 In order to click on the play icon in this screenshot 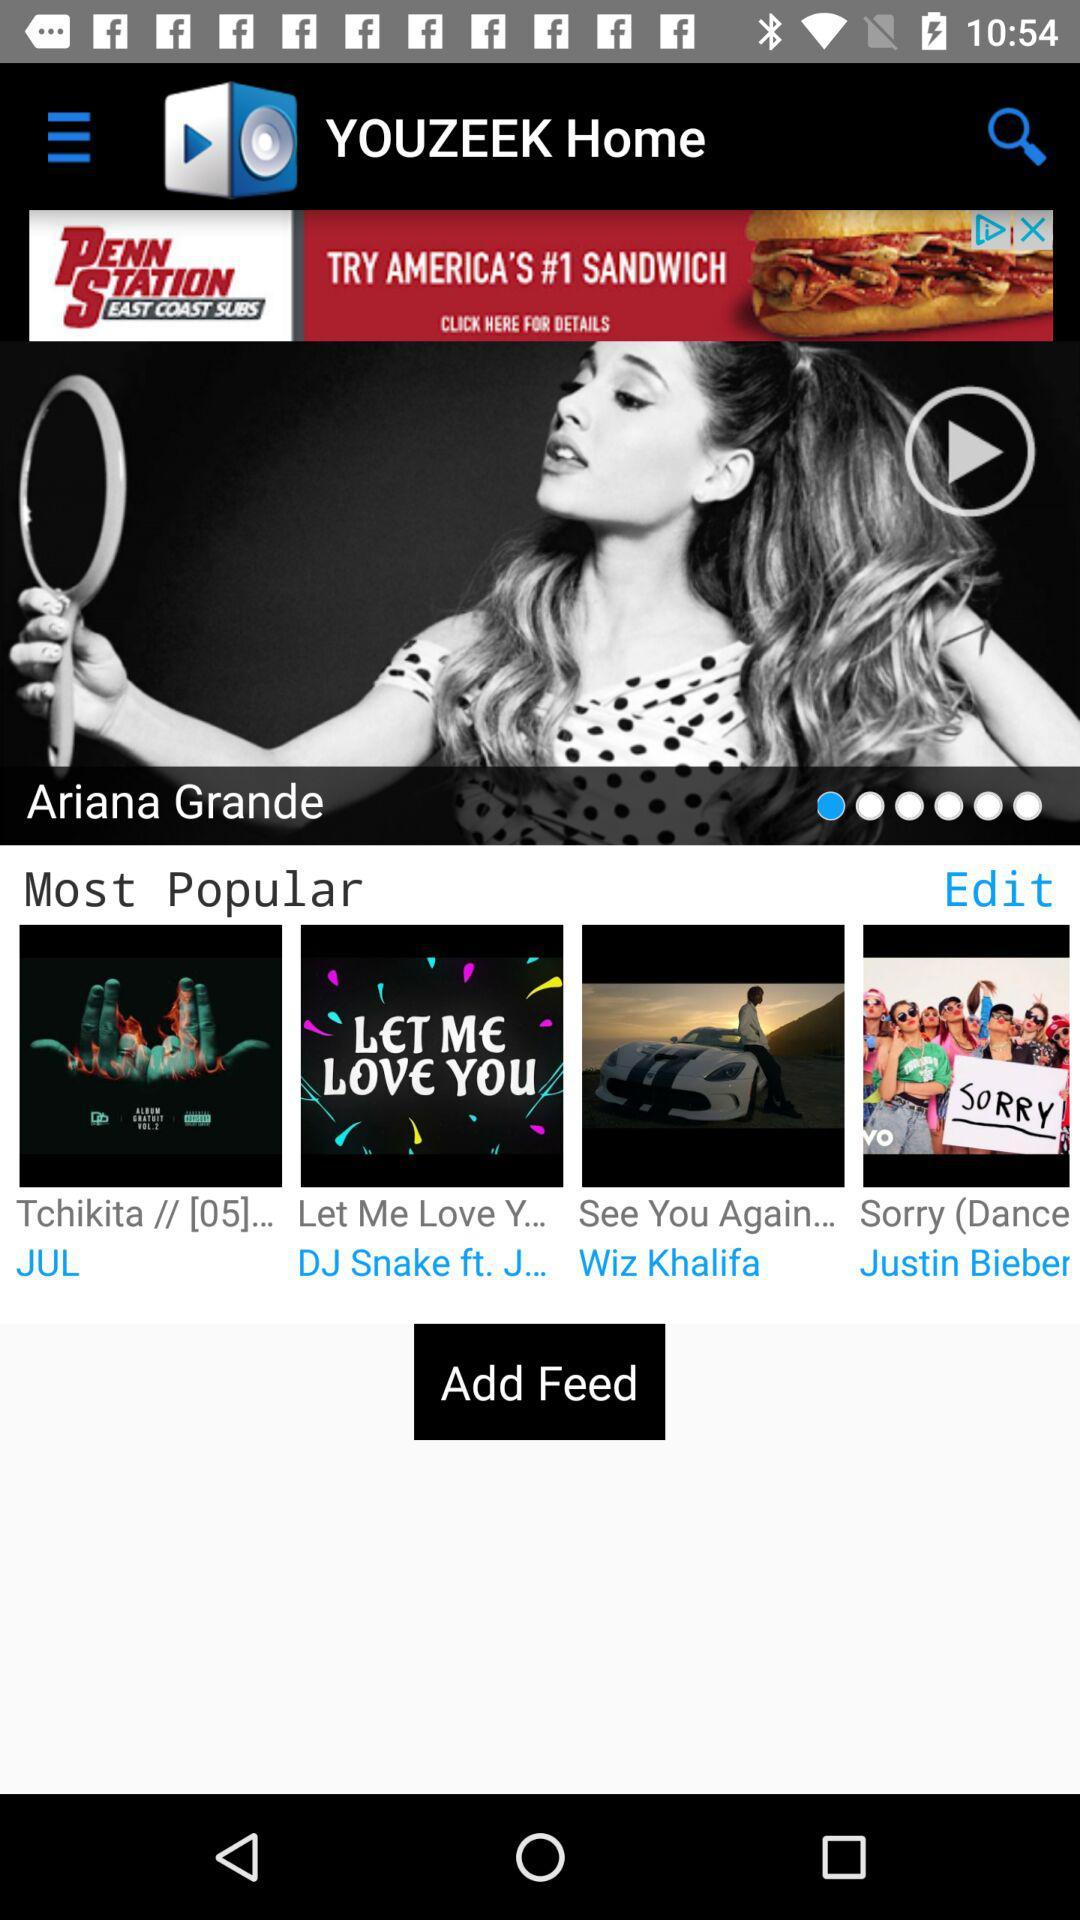, I will do `click(990, 429)`.